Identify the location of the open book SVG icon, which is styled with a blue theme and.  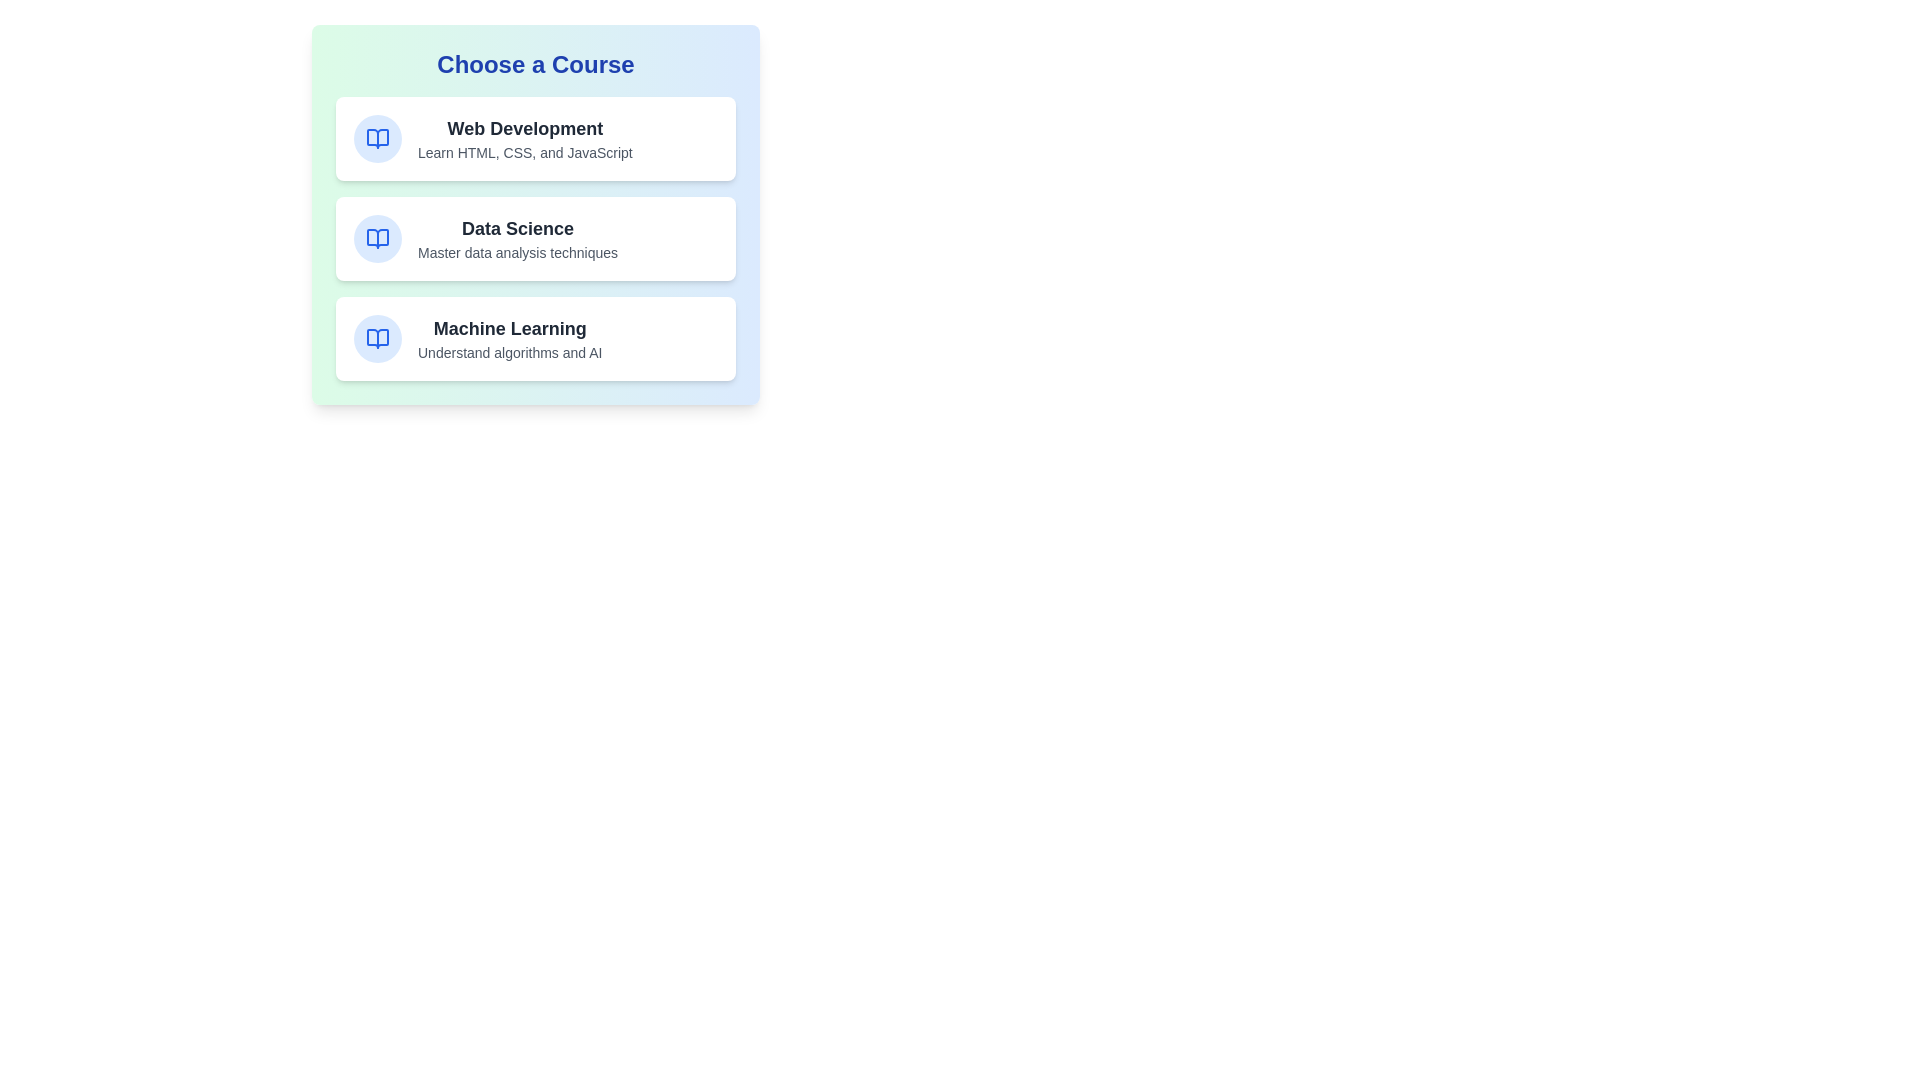
(378, 238).